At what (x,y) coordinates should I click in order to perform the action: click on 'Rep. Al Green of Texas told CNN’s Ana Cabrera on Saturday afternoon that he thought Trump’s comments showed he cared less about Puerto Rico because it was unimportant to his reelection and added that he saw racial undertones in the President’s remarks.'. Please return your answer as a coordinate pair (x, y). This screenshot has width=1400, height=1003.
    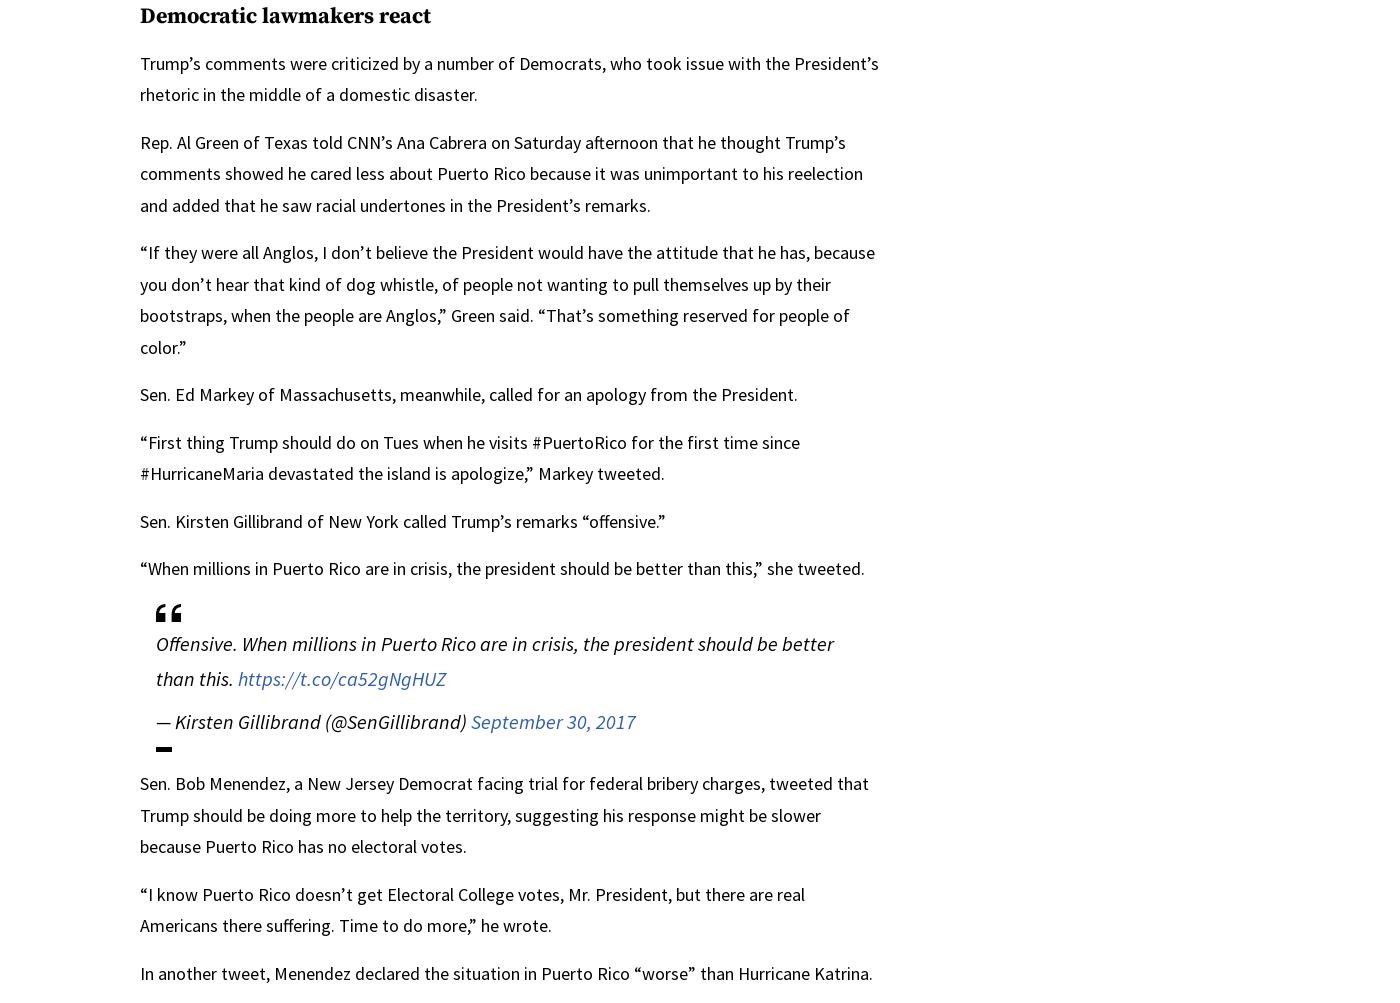
    Looking at the image, I should click on (501, 172).